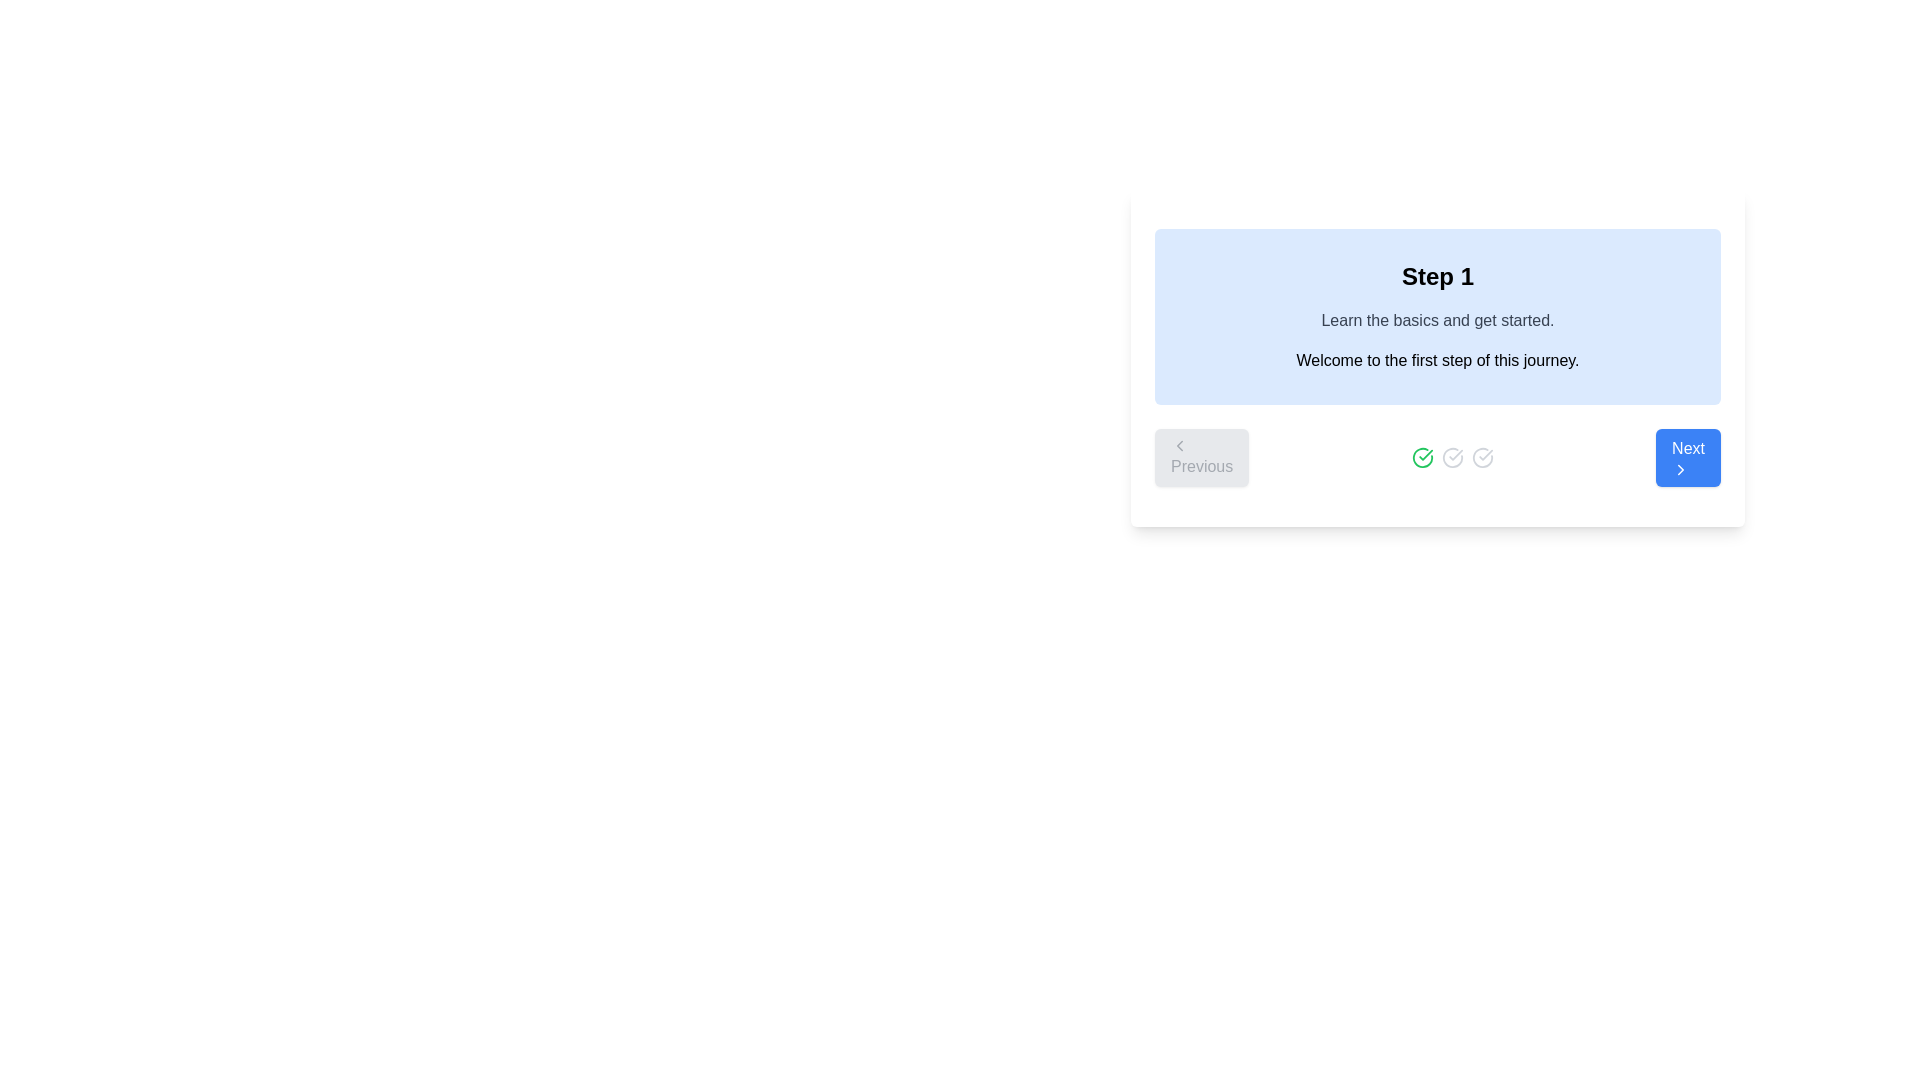 The width and height of the screenshot is (1920, 1080). I want to click on the SVG checkmark icon inside a circular border, which indicates successful completion, located in the center-bottom area of the visible card, so click(1421, 458).